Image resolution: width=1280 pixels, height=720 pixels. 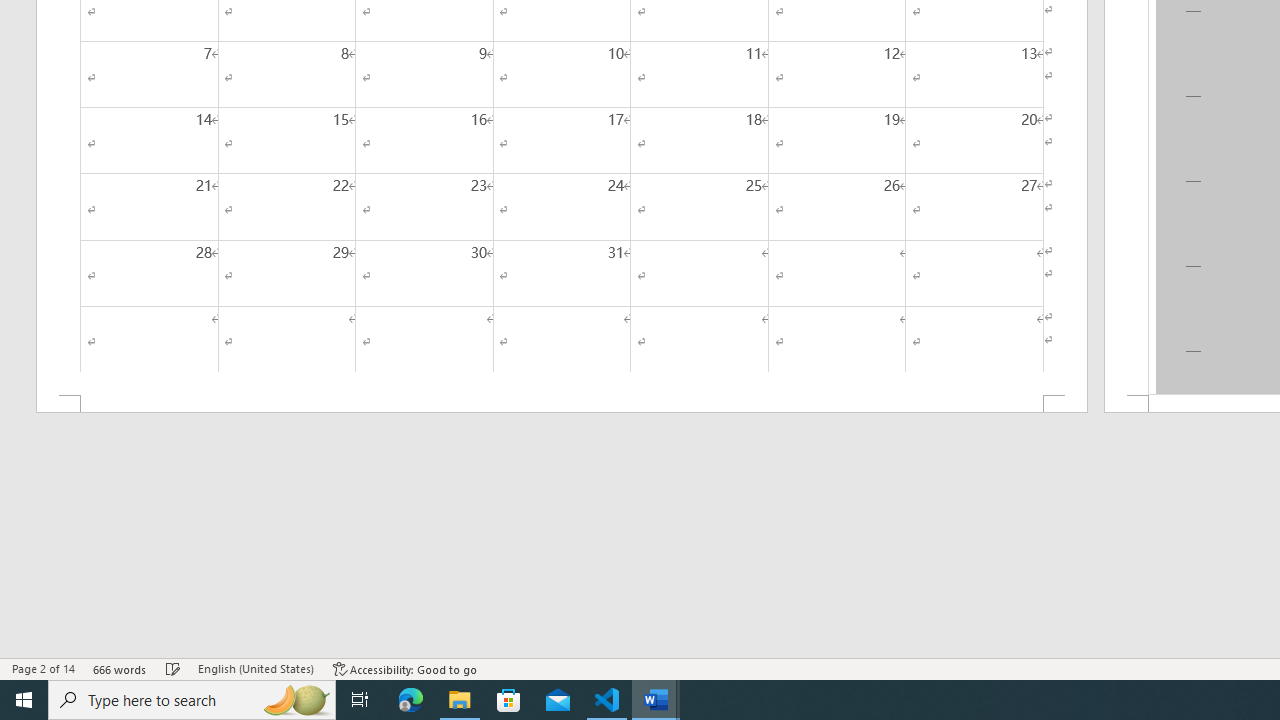 I want to click on 'Microsoft Store', so click(x=509, y=698).